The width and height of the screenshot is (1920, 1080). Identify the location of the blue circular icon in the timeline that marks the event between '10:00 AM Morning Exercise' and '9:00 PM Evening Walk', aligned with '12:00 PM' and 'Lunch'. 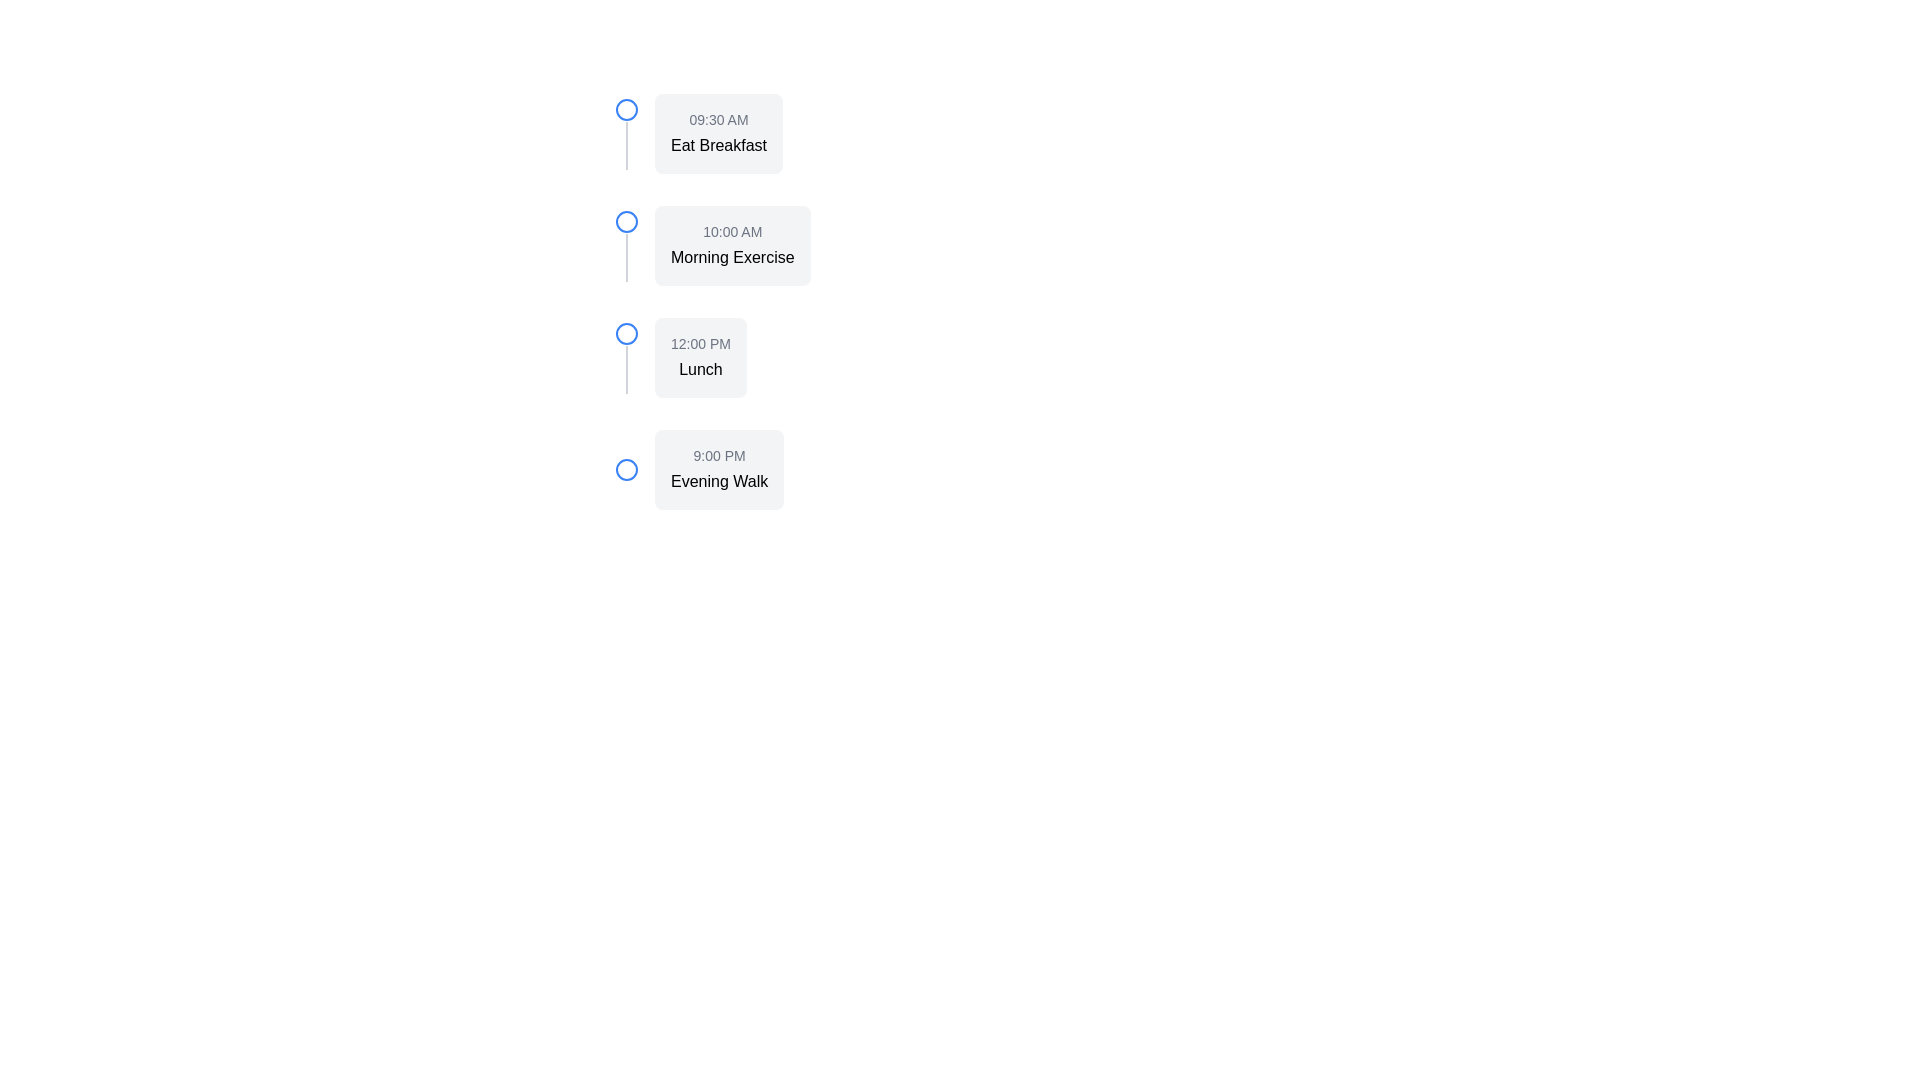
(626, 333).